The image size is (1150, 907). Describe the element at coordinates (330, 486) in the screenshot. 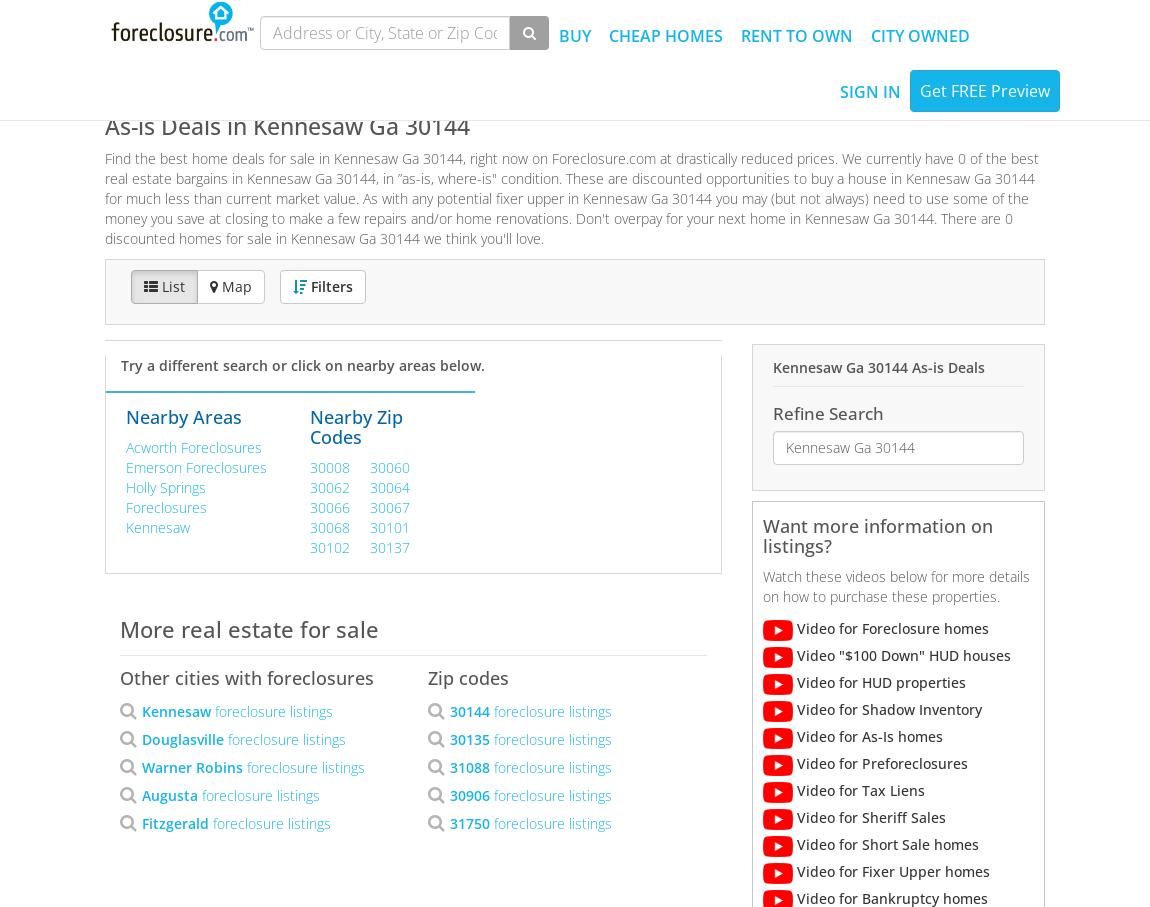

I see `'30062'` at that location.